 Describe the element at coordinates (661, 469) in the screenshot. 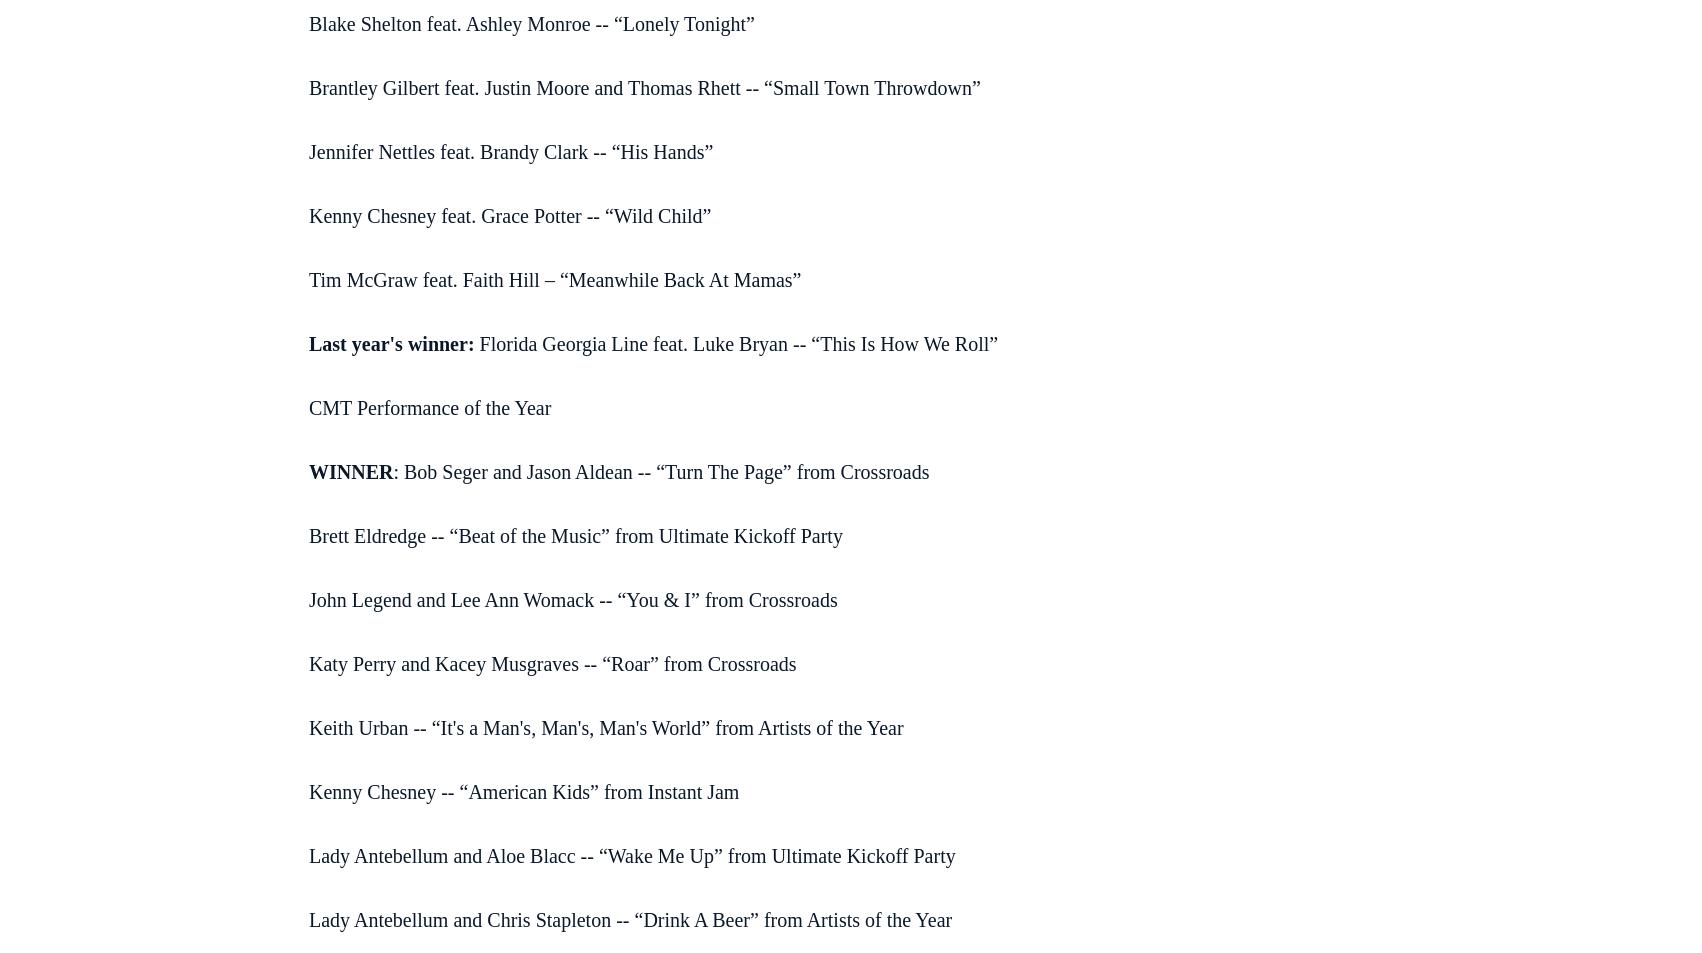

I see `': Bob Seger and Jason Aldean -- “Turn The Page” from Crossroads'` at that location.